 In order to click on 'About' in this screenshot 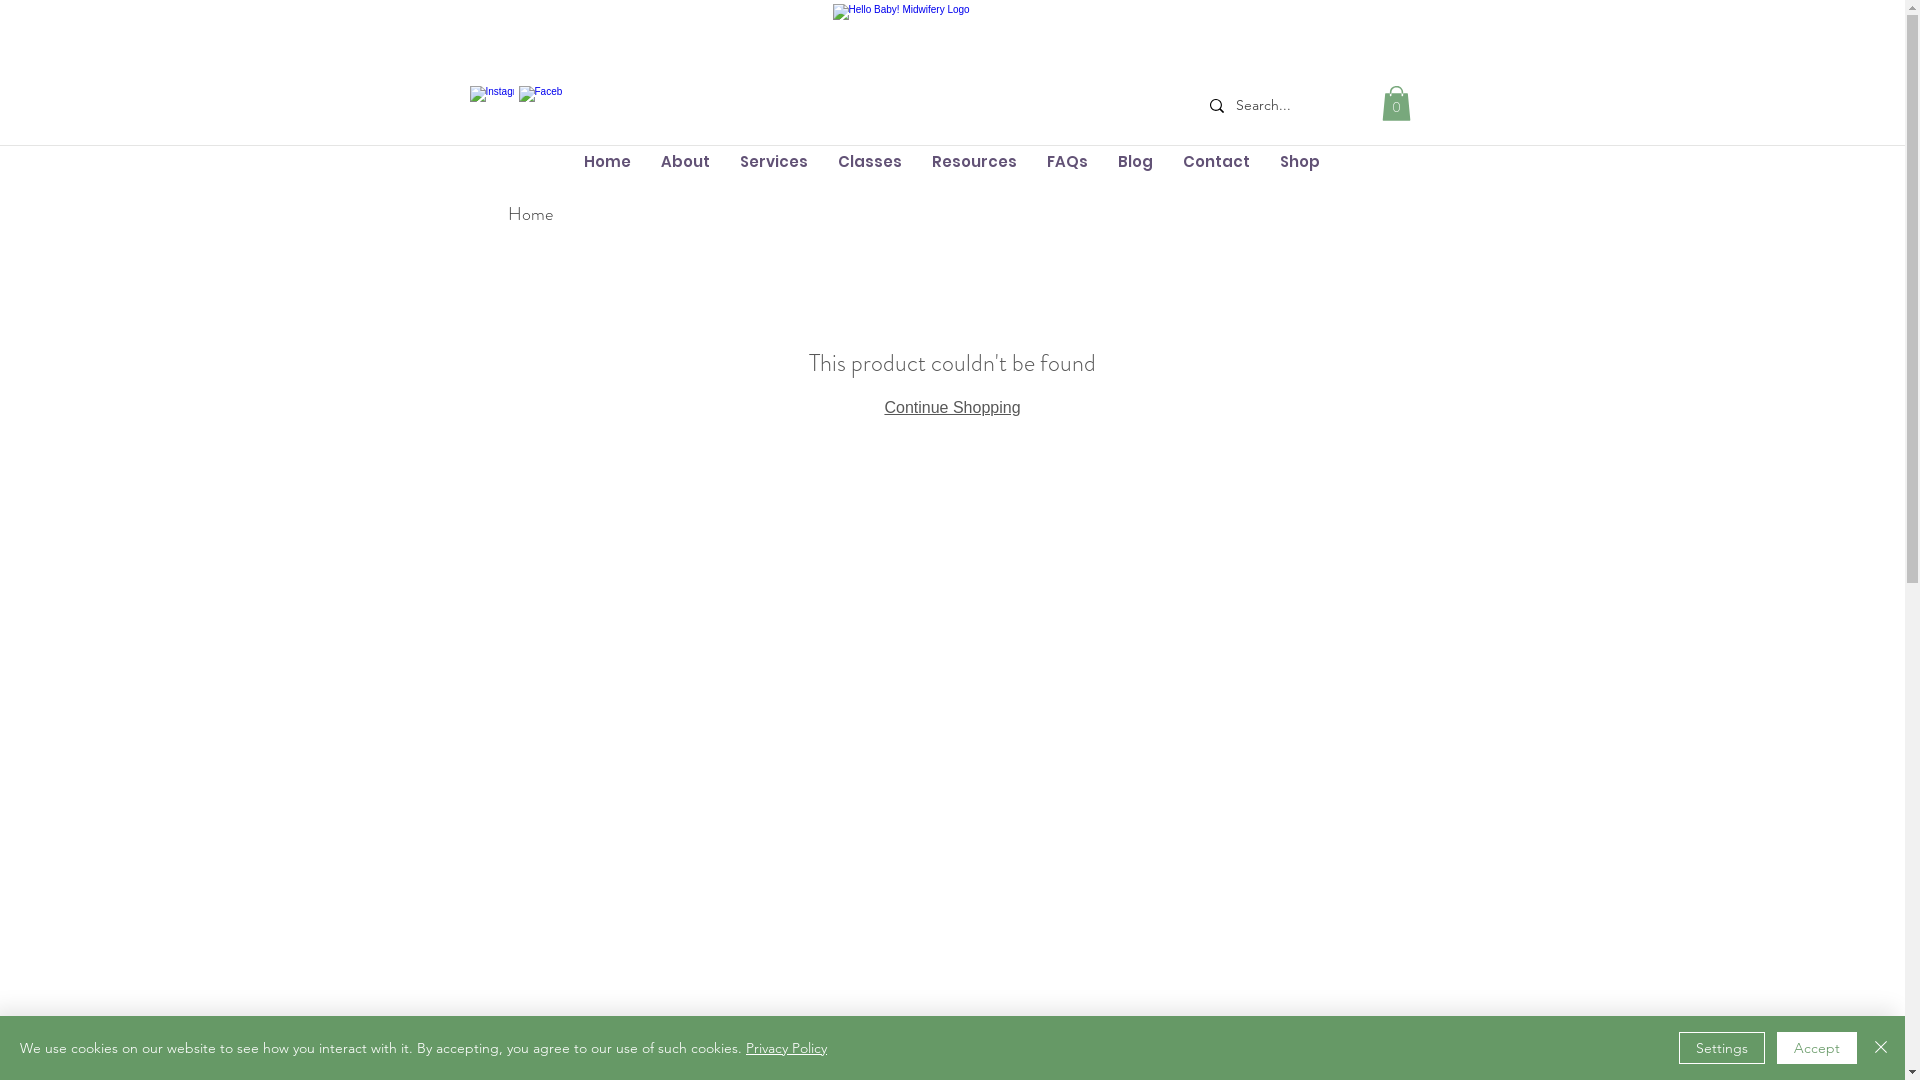, I will do `click(685, 160)`.